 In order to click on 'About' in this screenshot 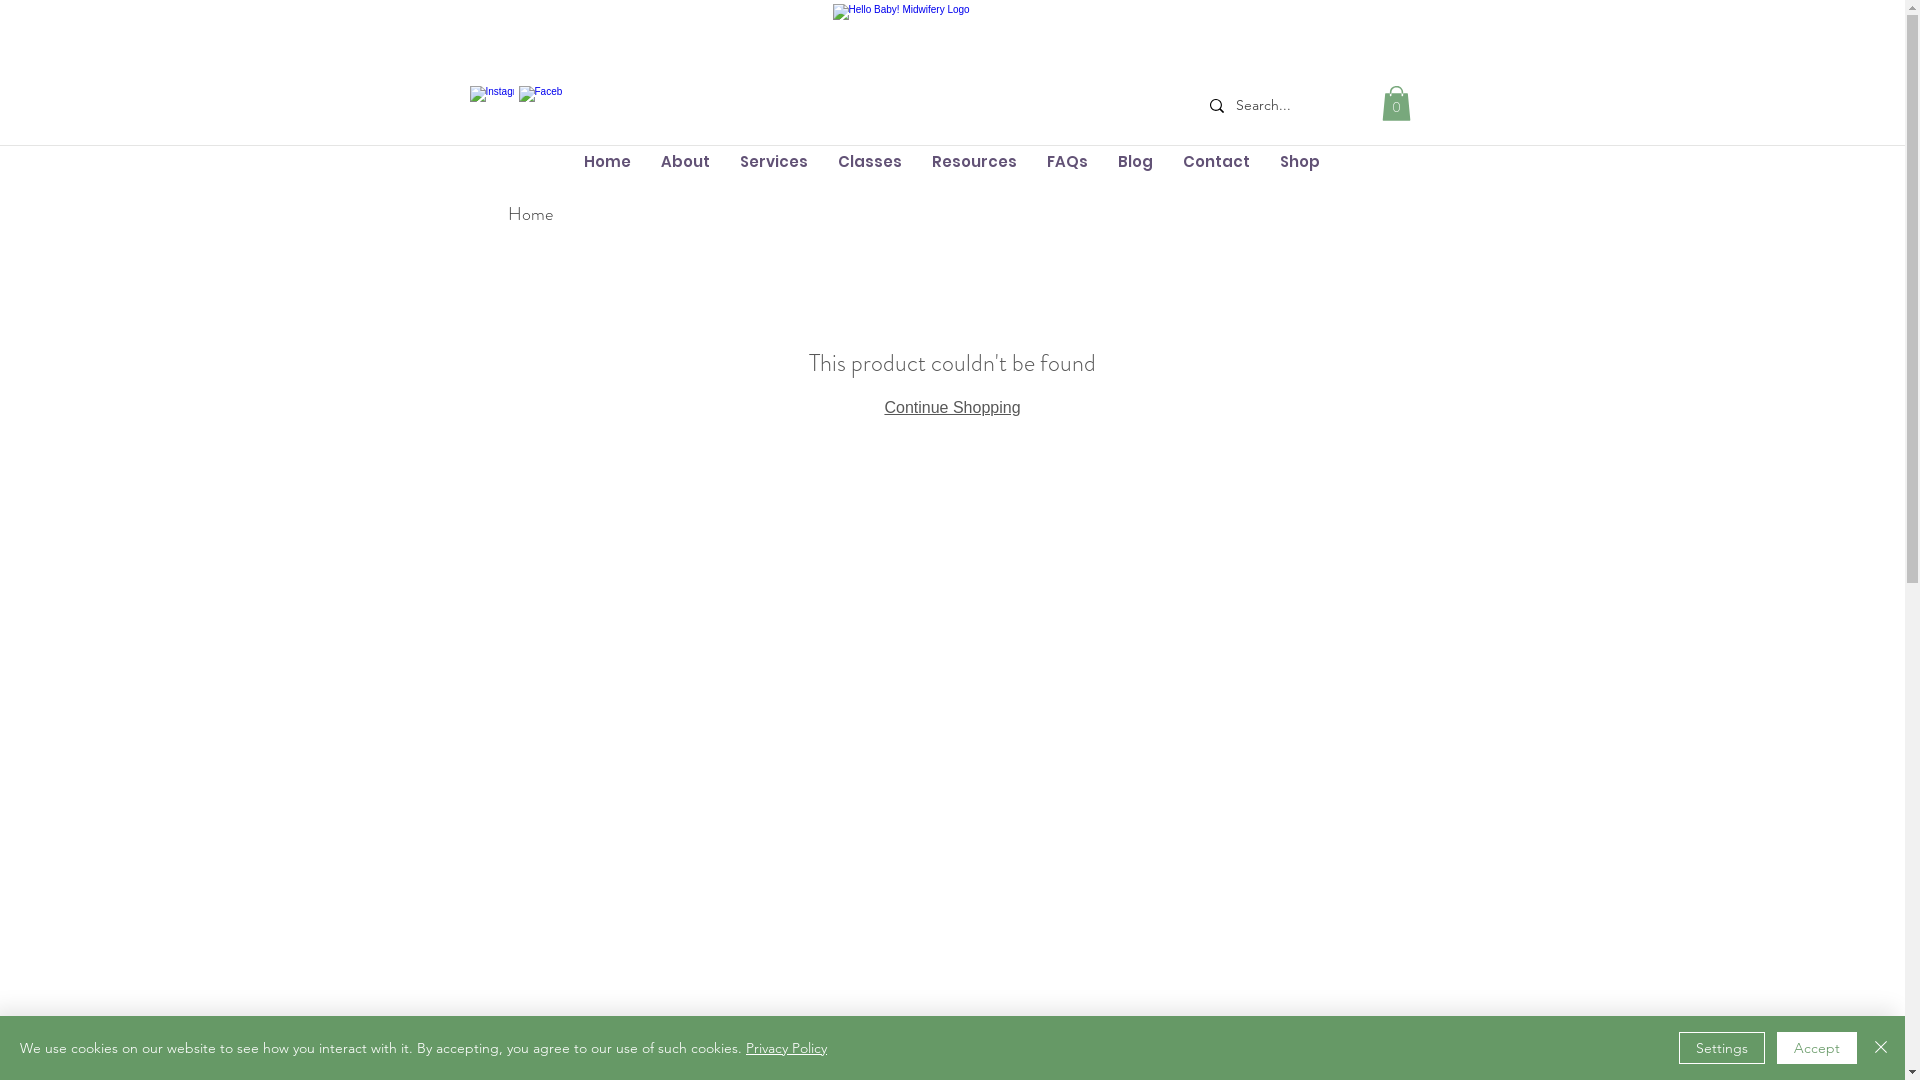, I will do `click(685, 160)`.